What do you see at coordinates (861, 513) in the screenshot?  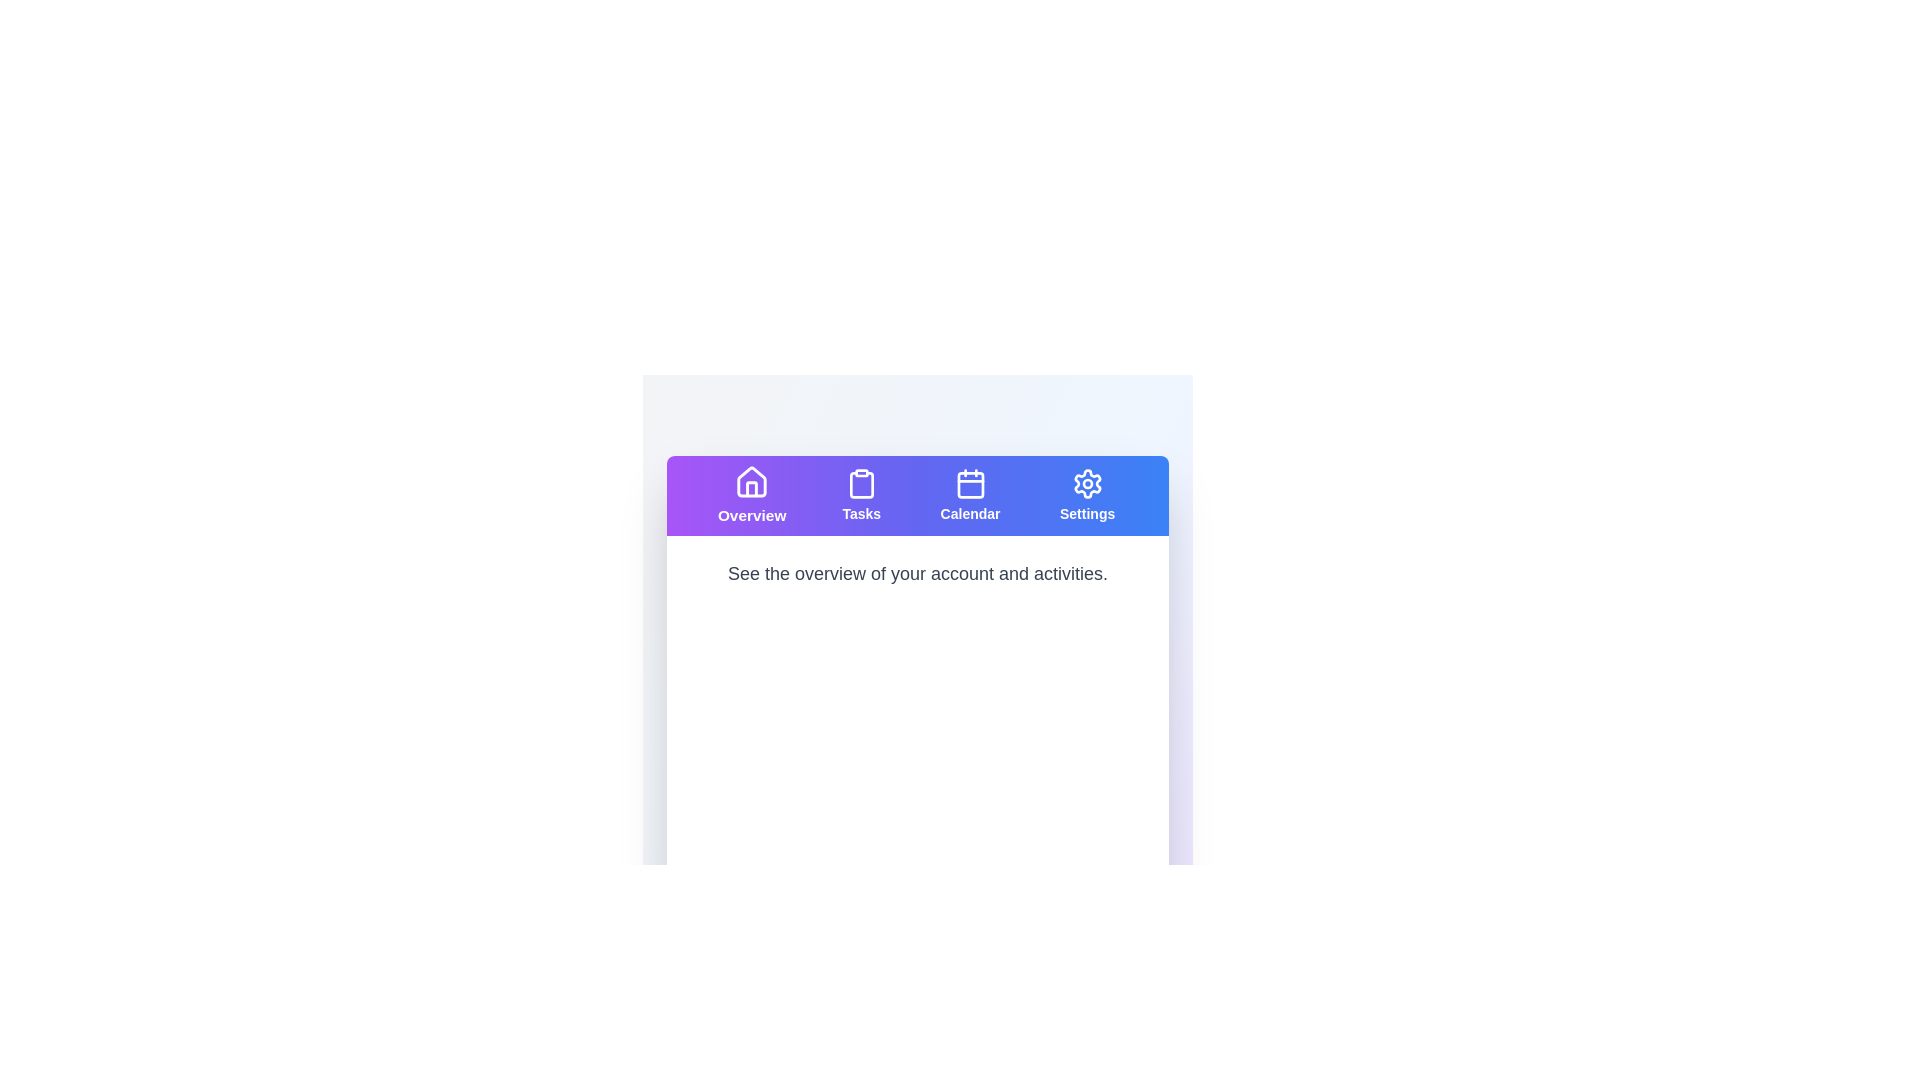 I see `the 'Tasks' navigational label located below the clipboard icon in the top center of the application interface` at bounding box center [861, 513].